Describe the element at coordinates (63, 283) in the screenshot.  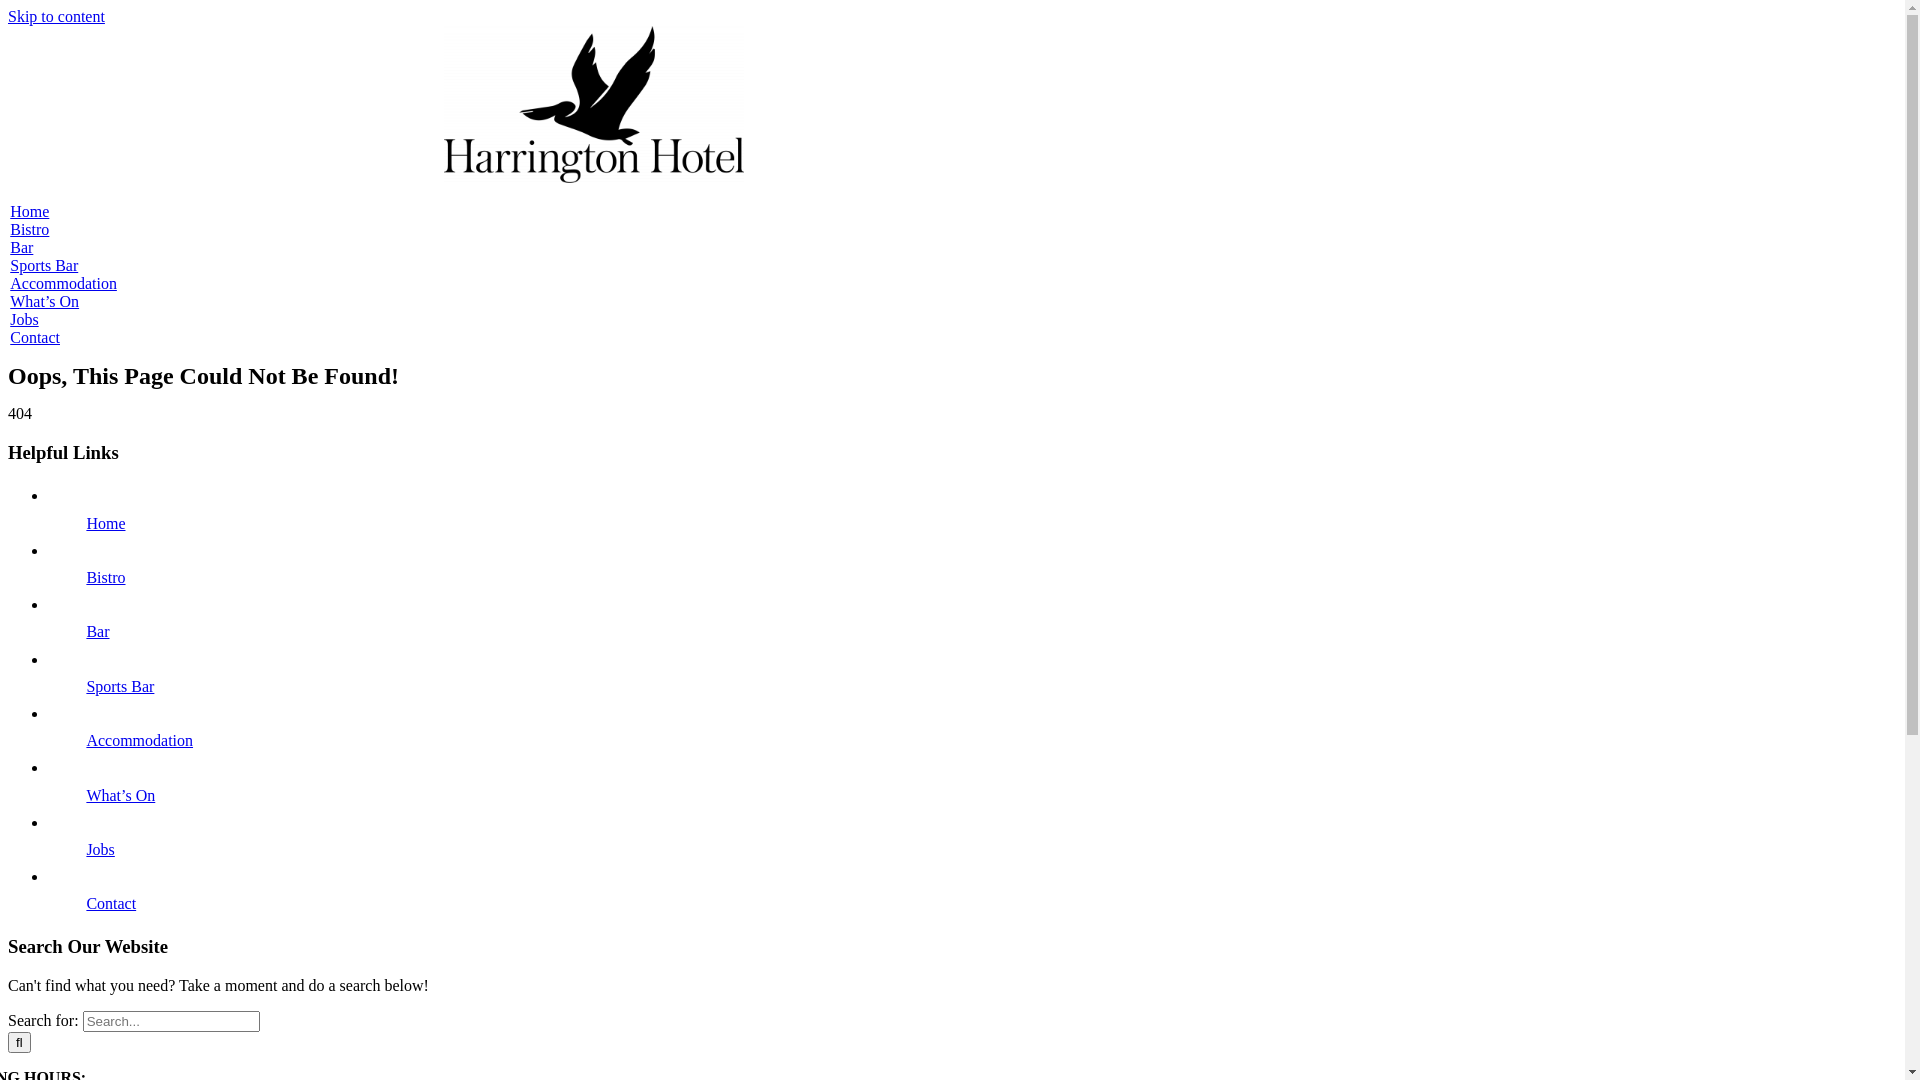
I see `'Accommodation'` at that location.